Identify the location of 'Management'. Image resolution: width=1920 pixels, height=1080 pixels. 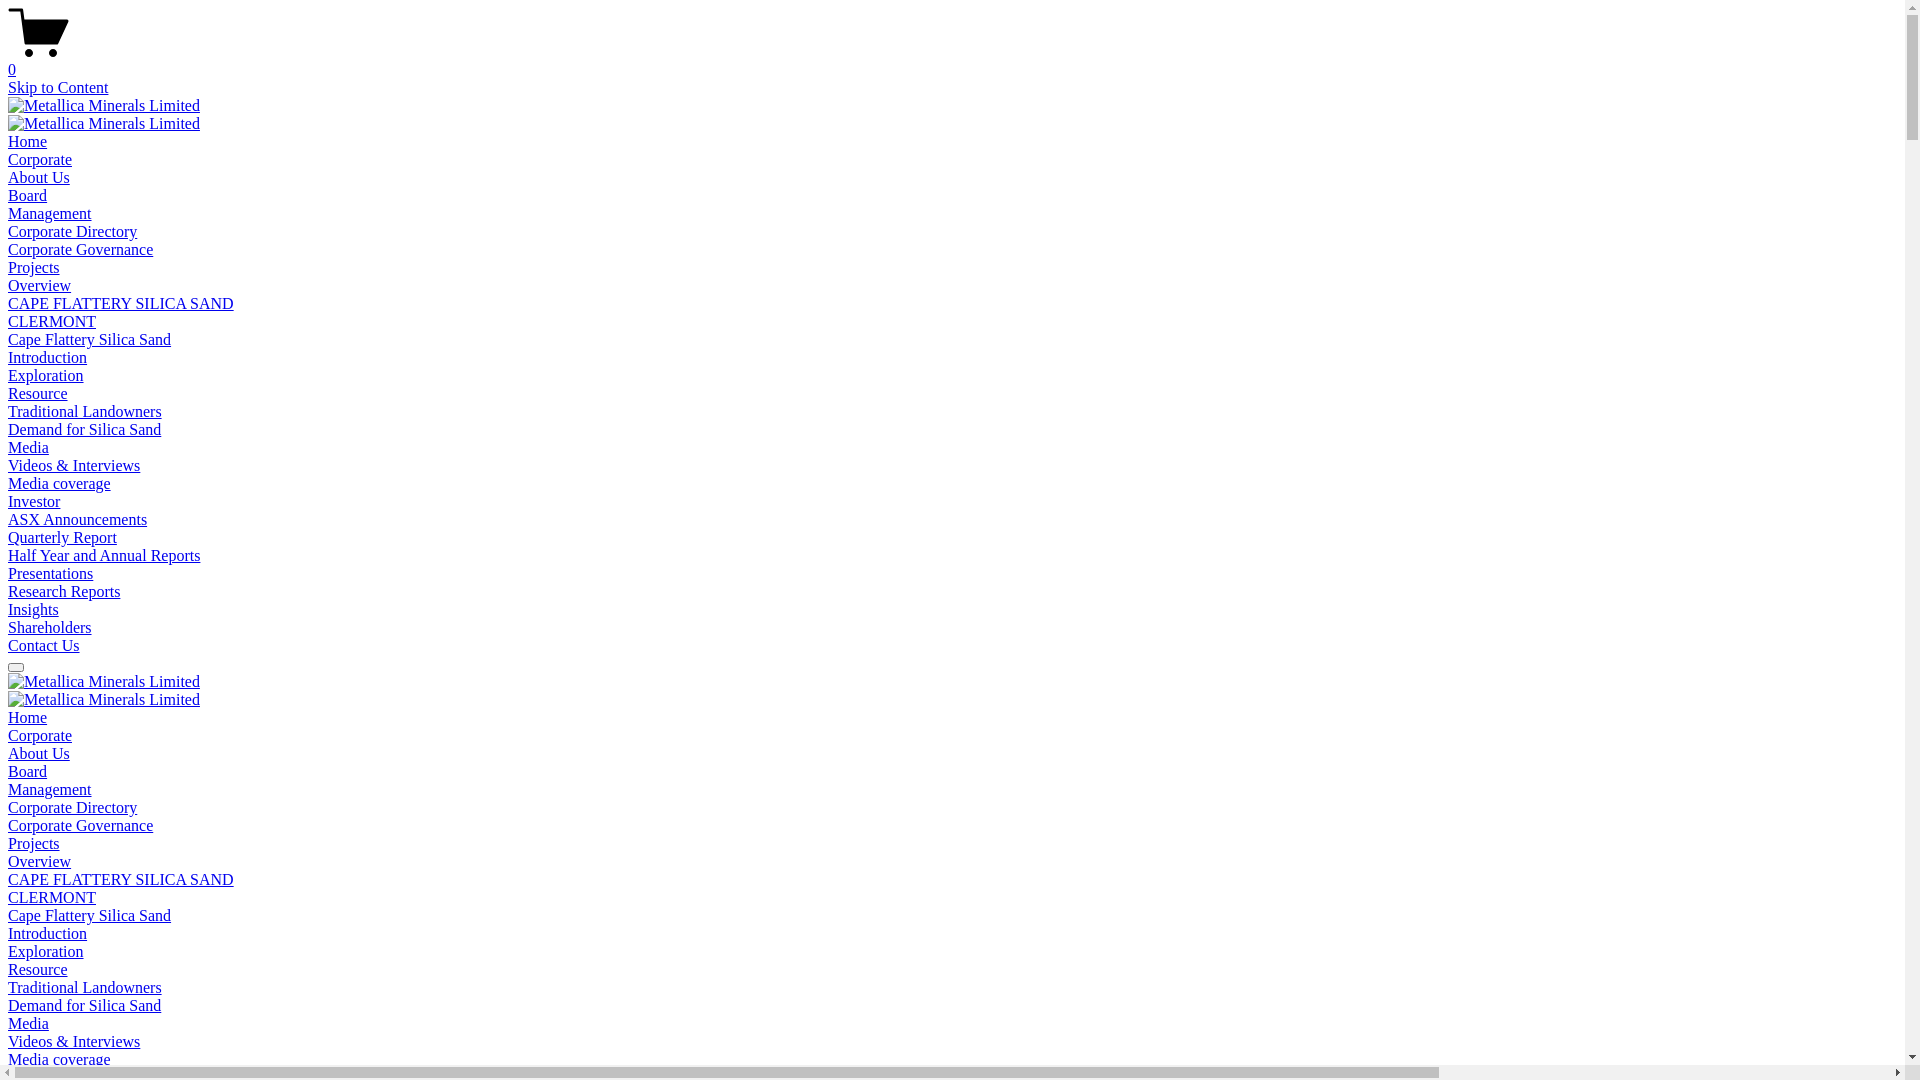
(49, 788).